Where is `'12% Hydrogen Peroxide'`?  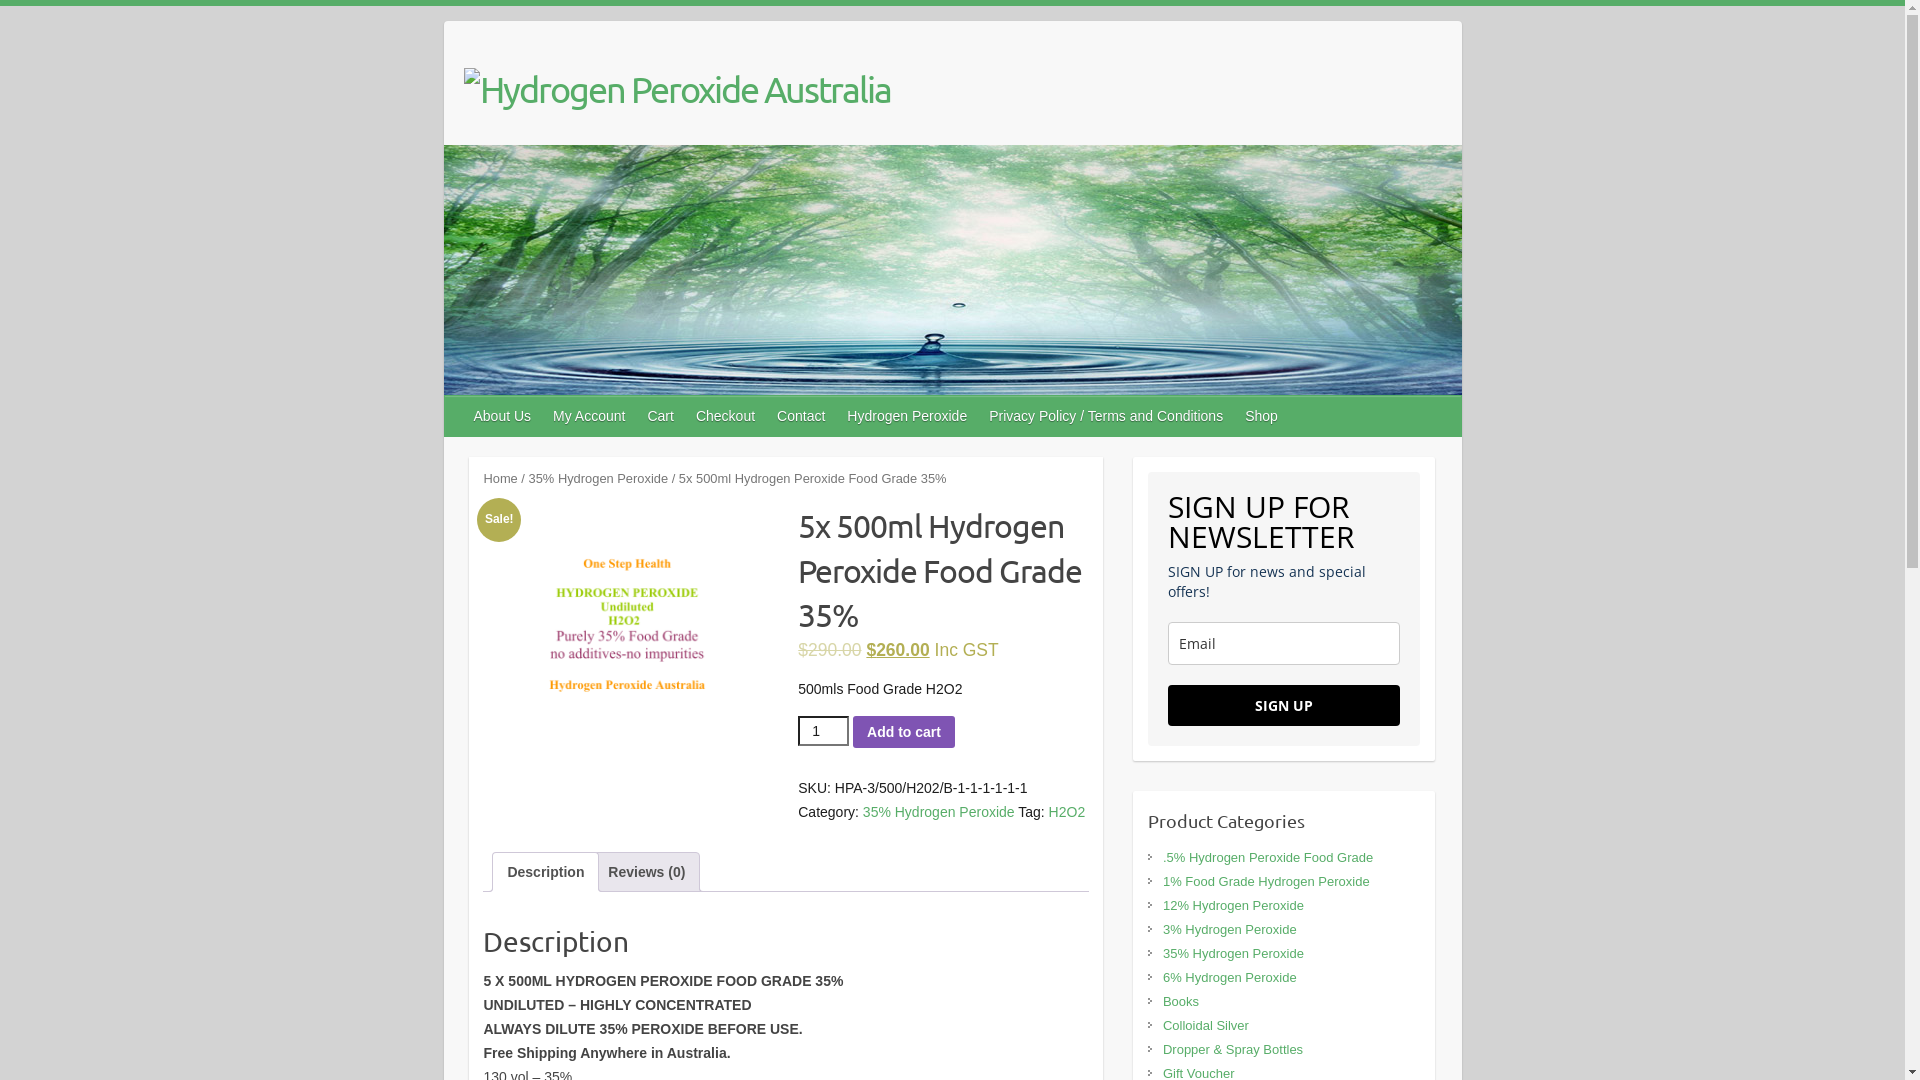 '12% Hydrogen Peroxide' is located at coordinates (1232, 905).